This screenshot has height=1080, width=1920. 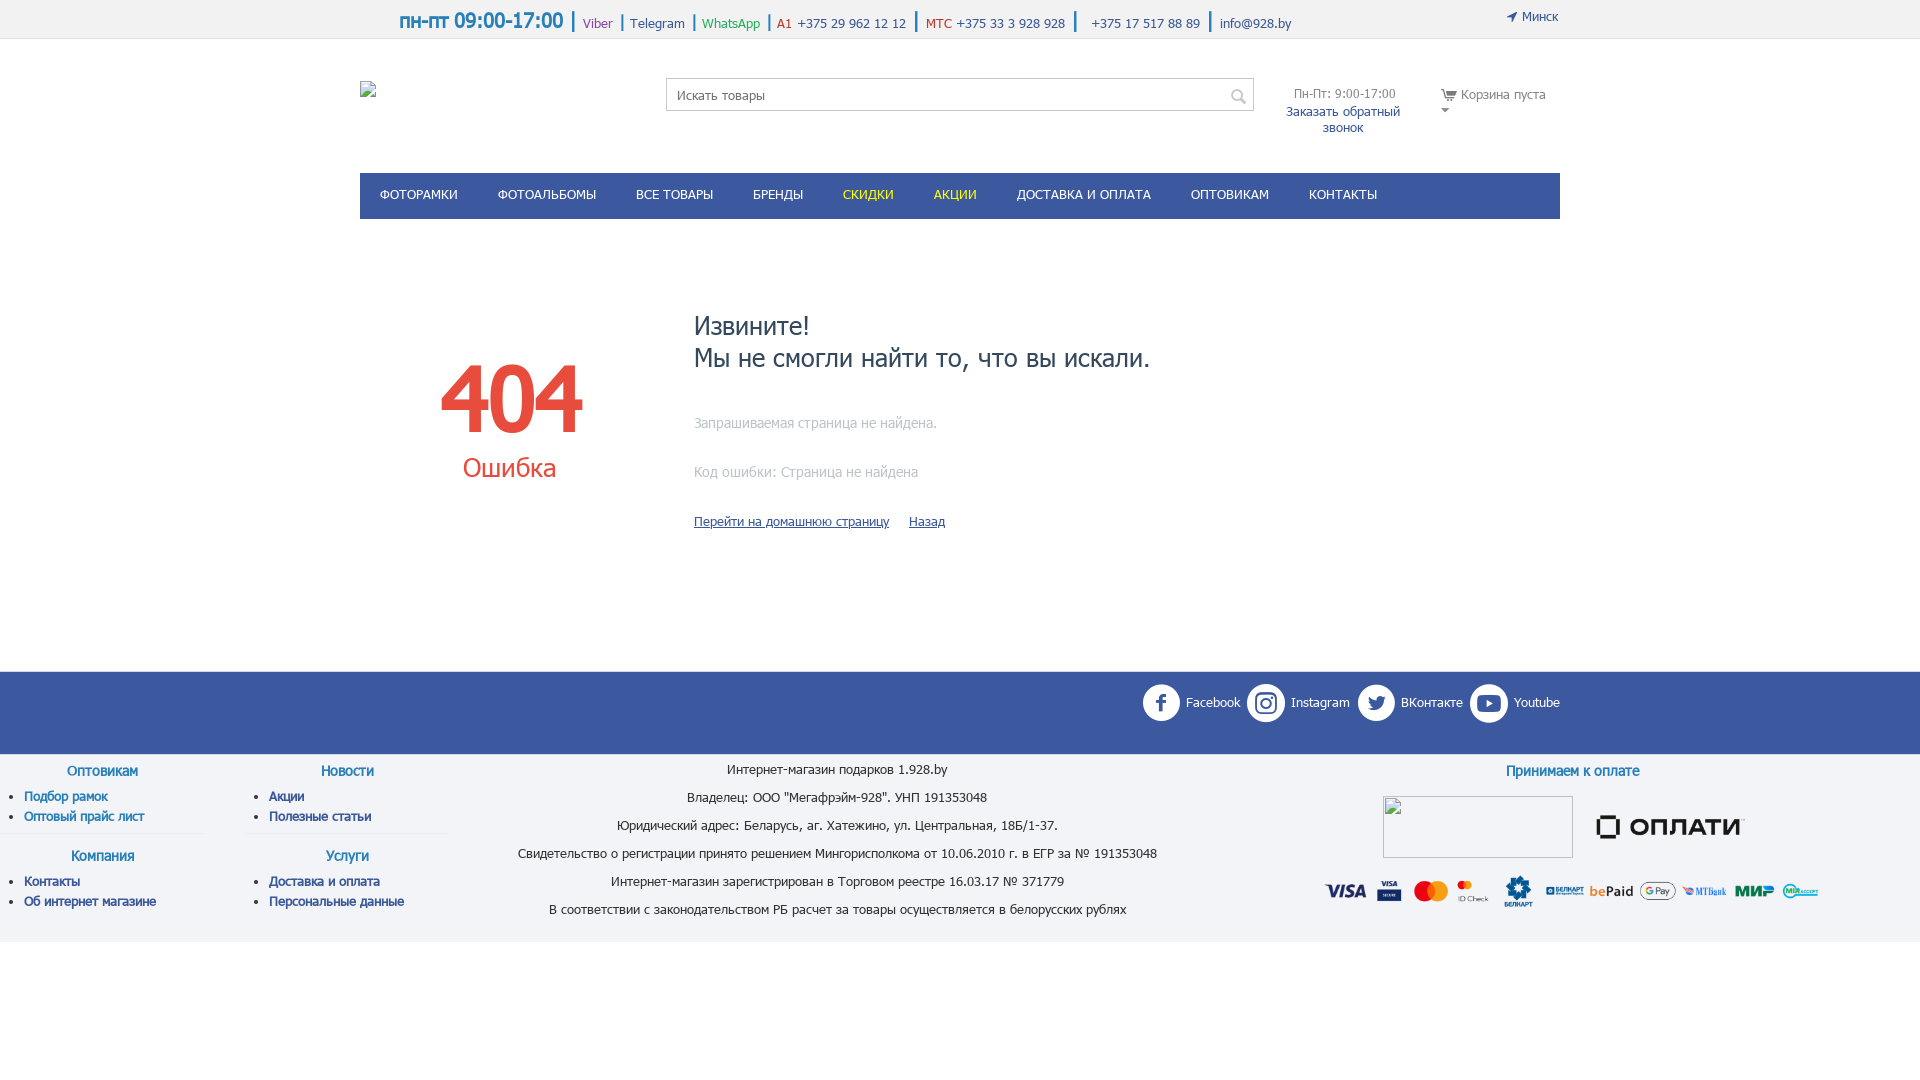 What do you see at coordinates (1515, 701) in the screenshot?
I see `'Youtube'` at bounding box center [1515, 701].